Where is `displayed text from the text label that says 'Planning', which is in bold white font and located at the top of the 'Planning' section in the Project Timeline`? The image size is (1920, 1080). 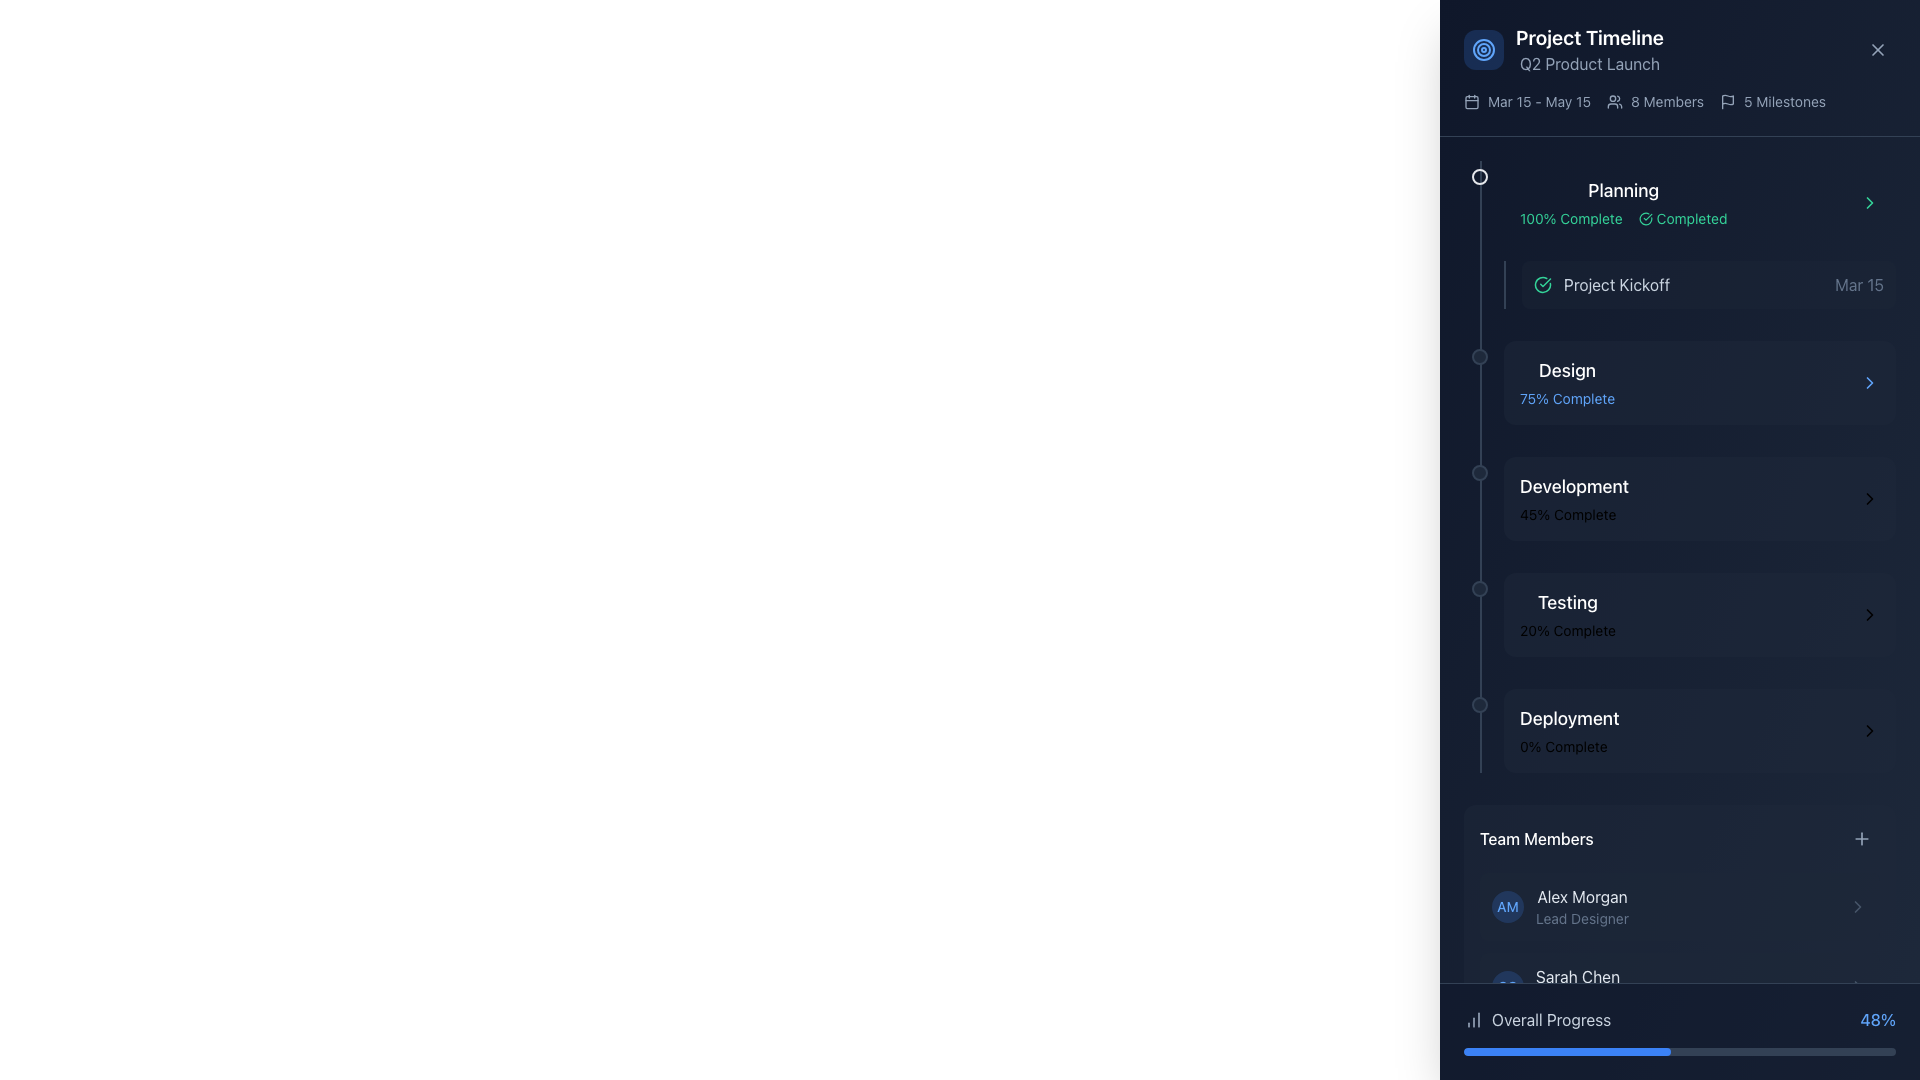
displayed text from the text label that says 'Planning', which is in bold white font and located at the top of the 'Planning' section in the Project Timeline is located at coordinates (1623, 191).